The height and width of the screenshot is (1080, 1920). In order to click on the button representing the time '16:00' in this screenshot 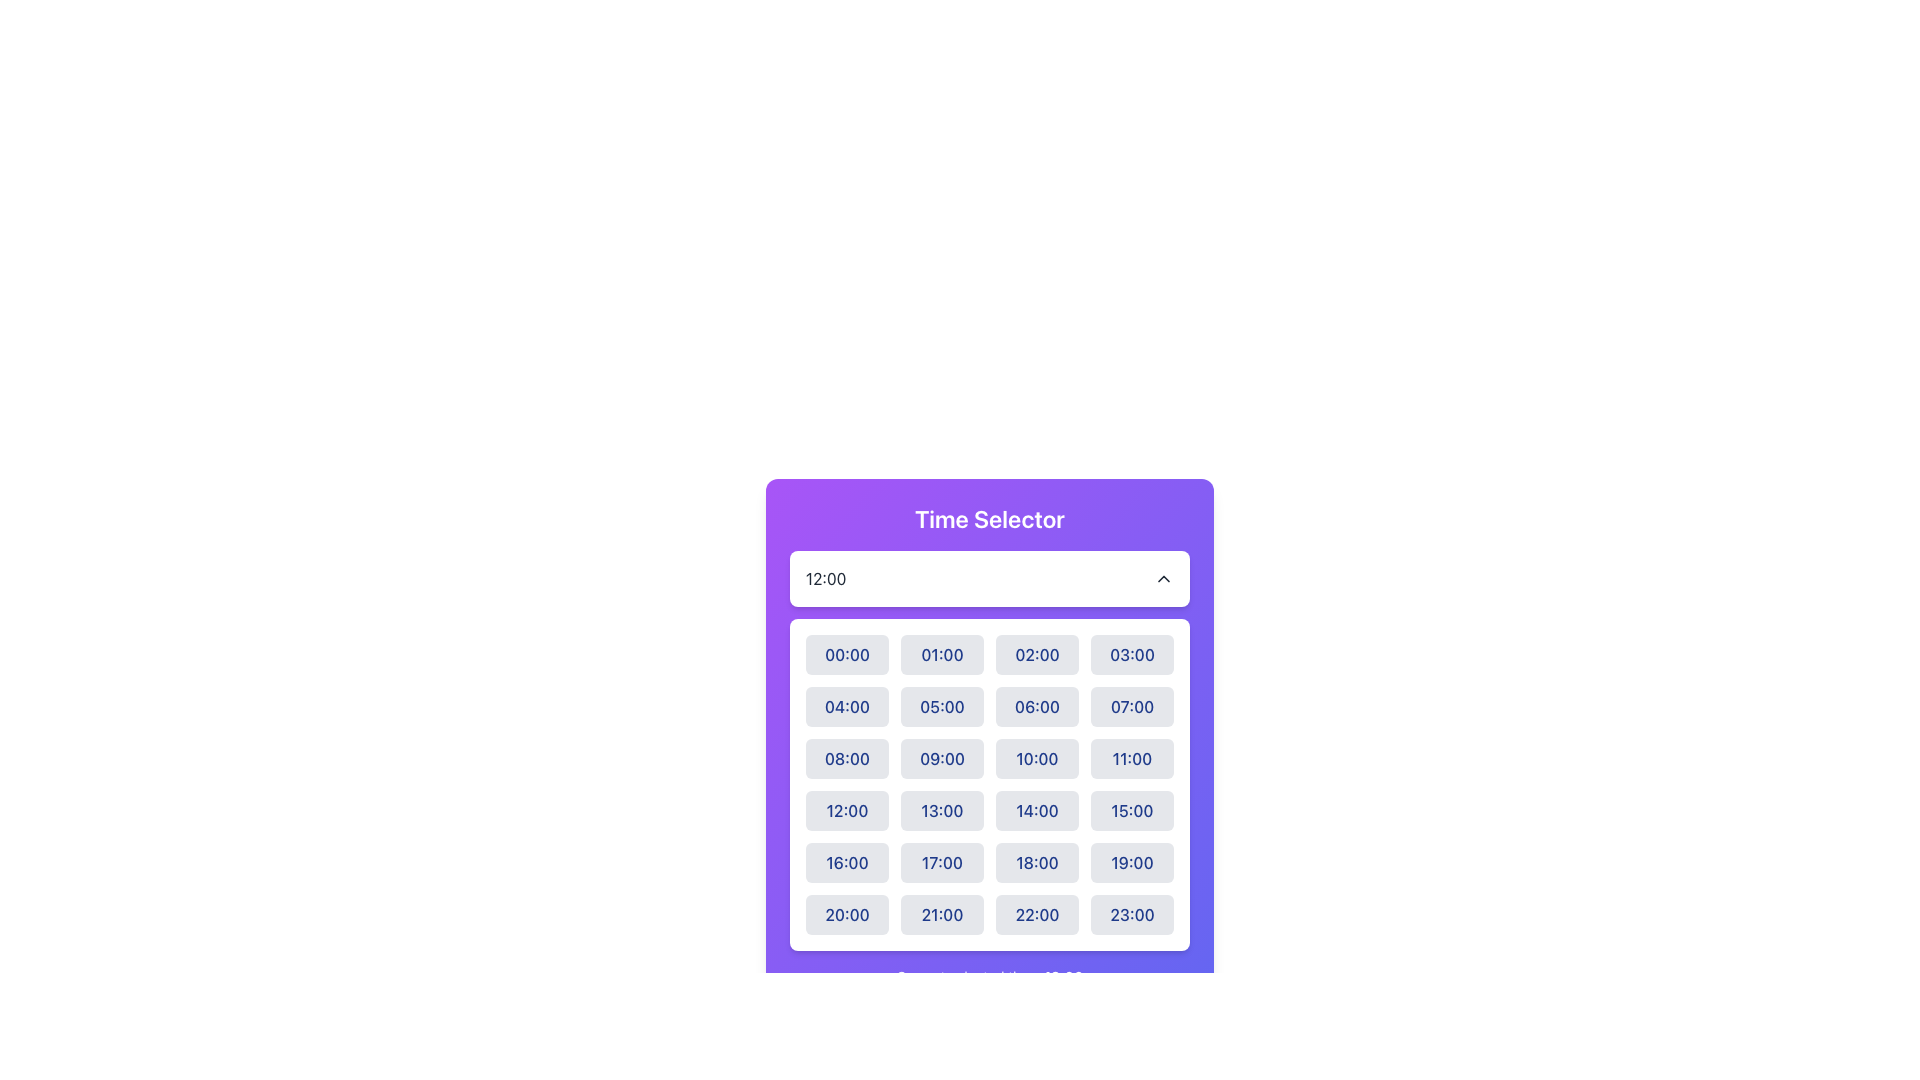, I will do `click(847, 862)`.